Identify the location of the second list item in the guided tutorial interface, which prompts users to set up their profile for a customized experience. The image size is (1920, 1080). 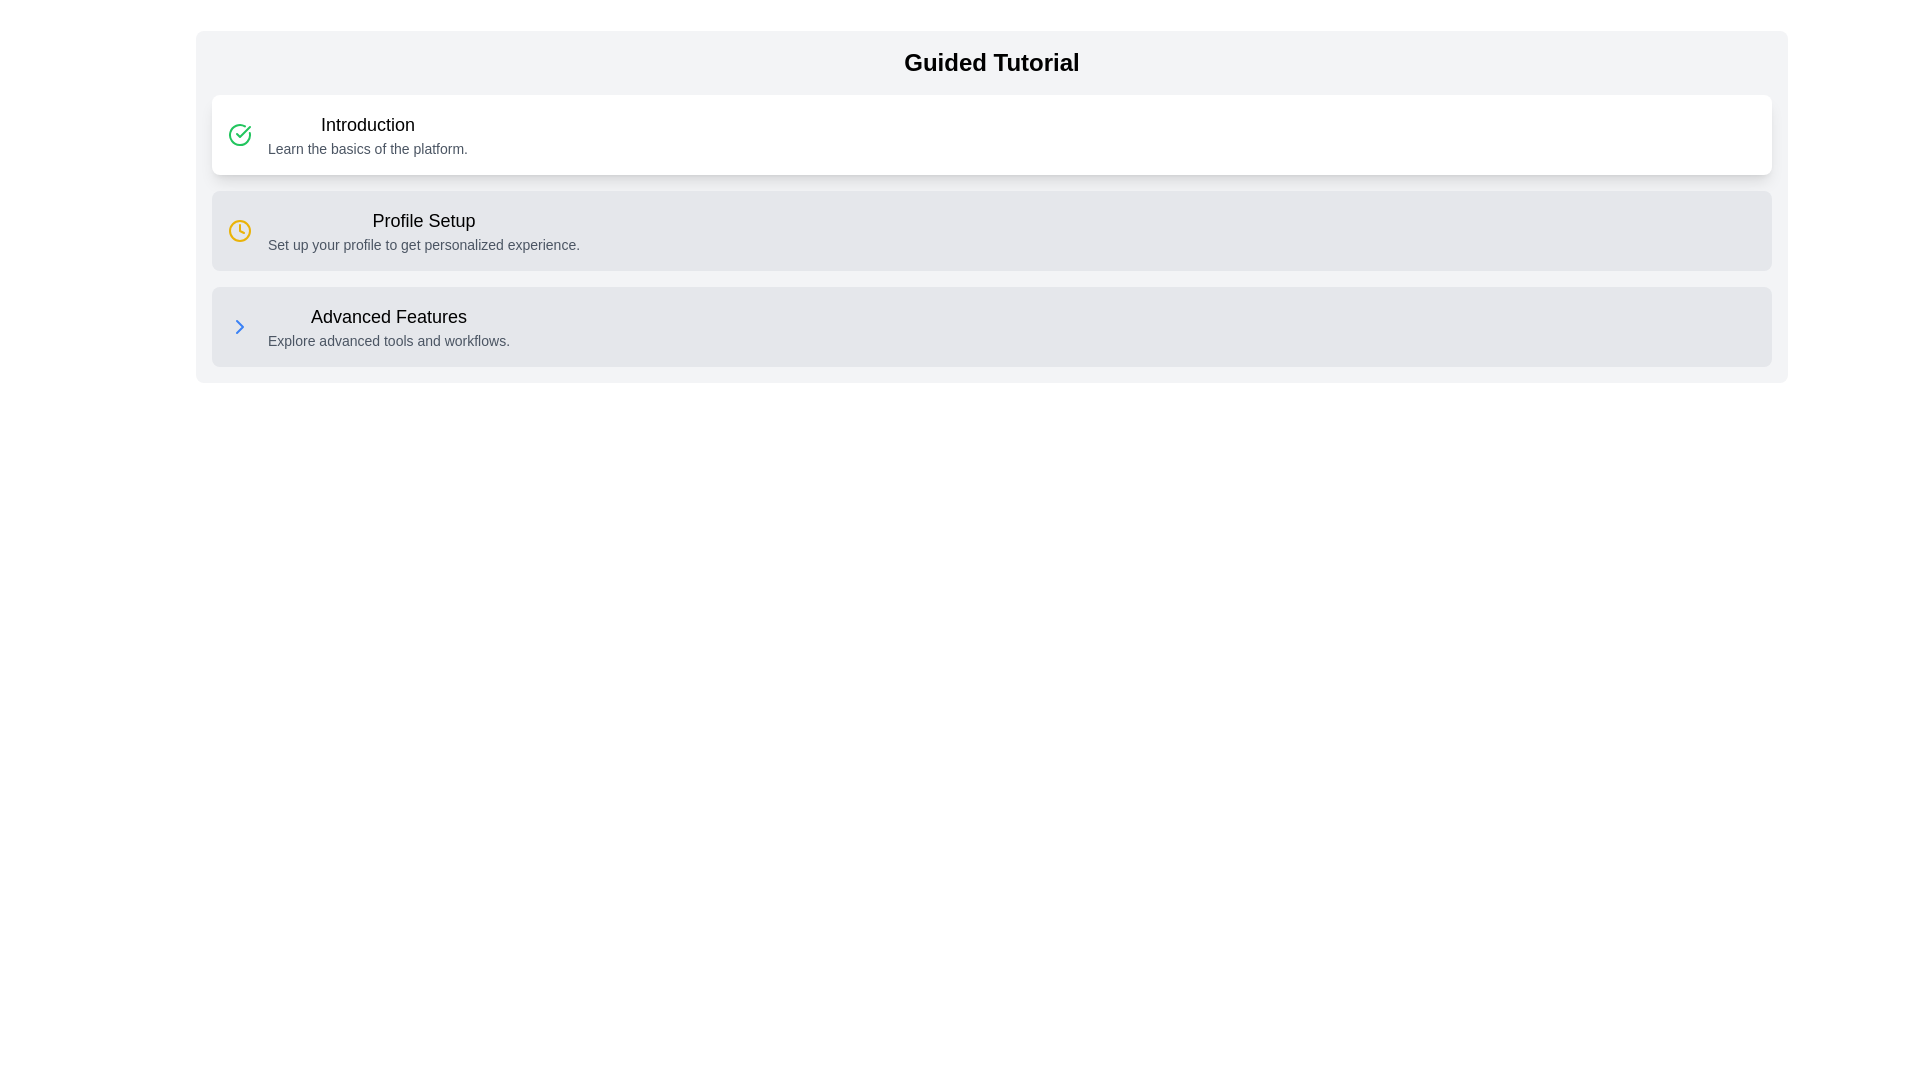
(992, 230).